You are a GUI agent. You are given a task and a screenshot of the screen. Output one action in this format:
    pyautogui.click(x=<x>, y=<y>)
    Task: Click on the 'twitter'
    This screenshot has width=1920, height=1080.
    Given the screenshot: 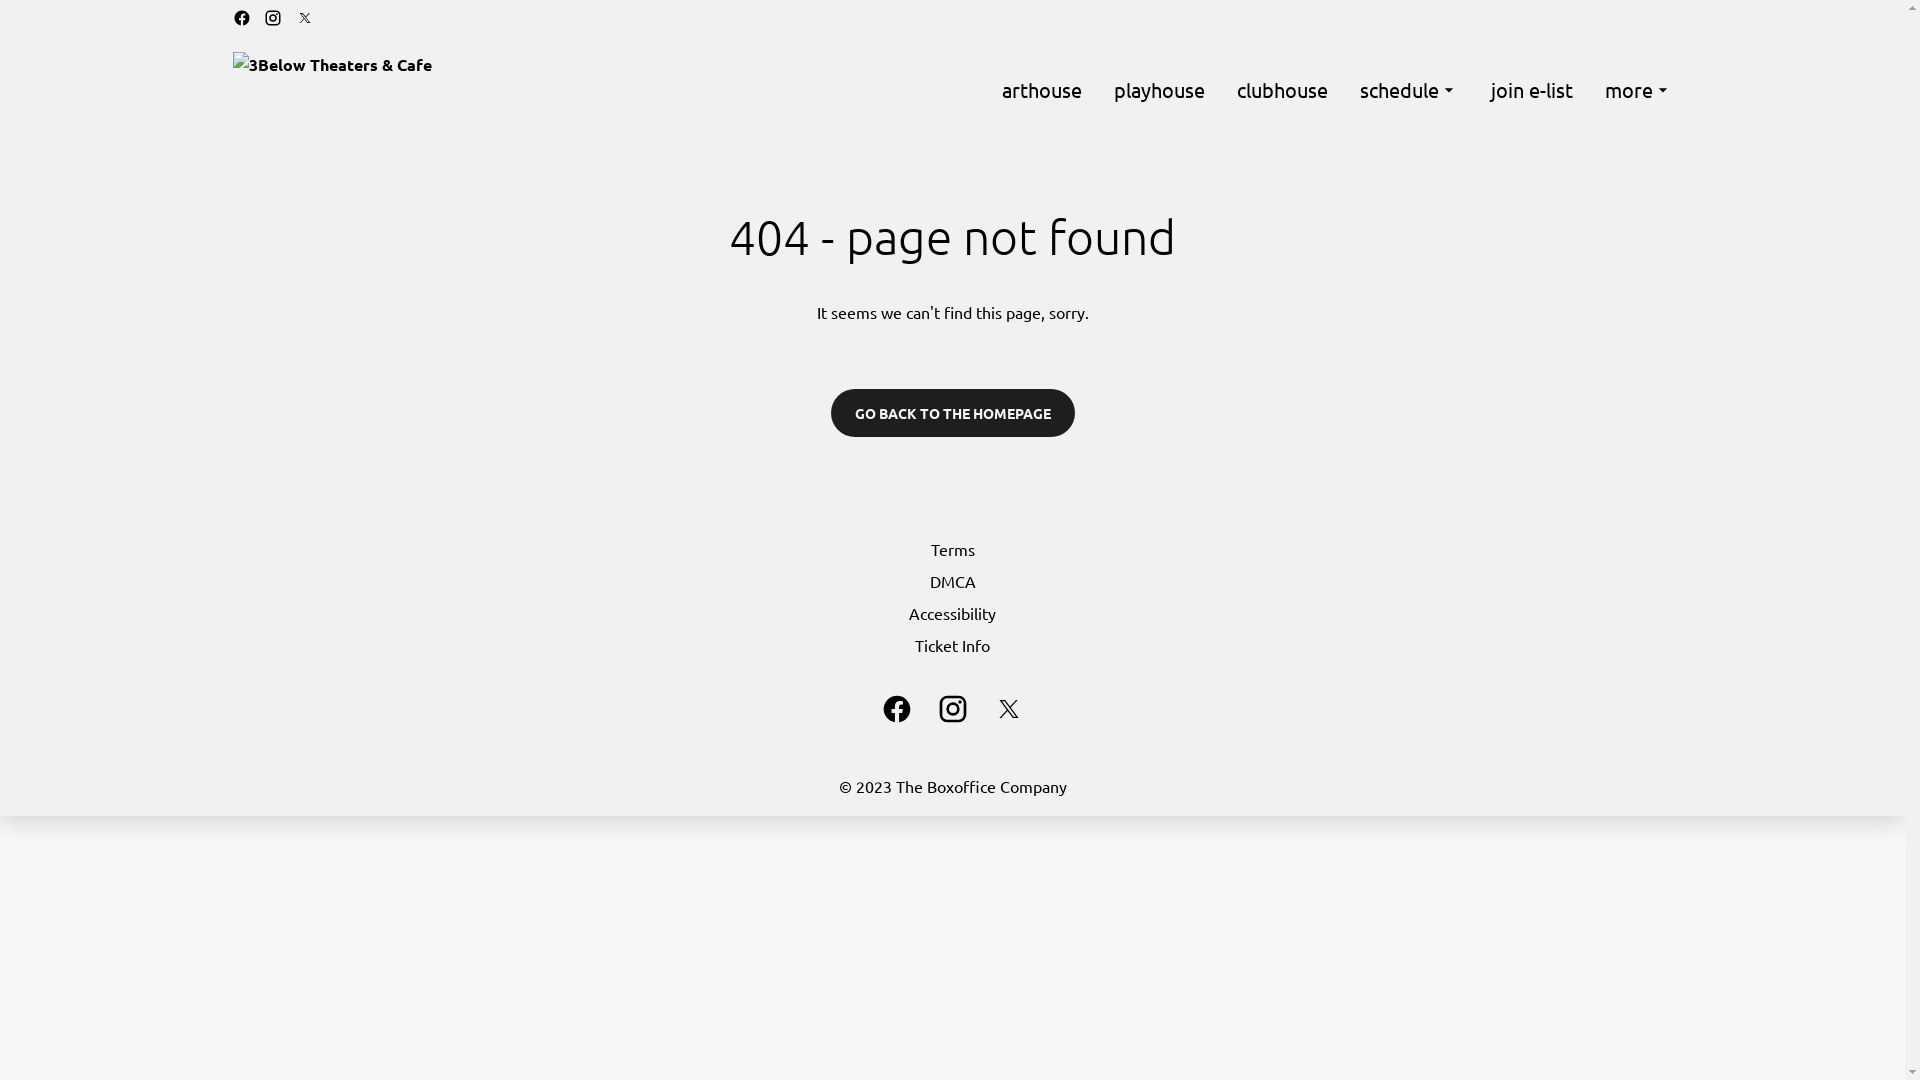 What is the action you would take?
    pyautogui.click(x=1008, y=708)
    